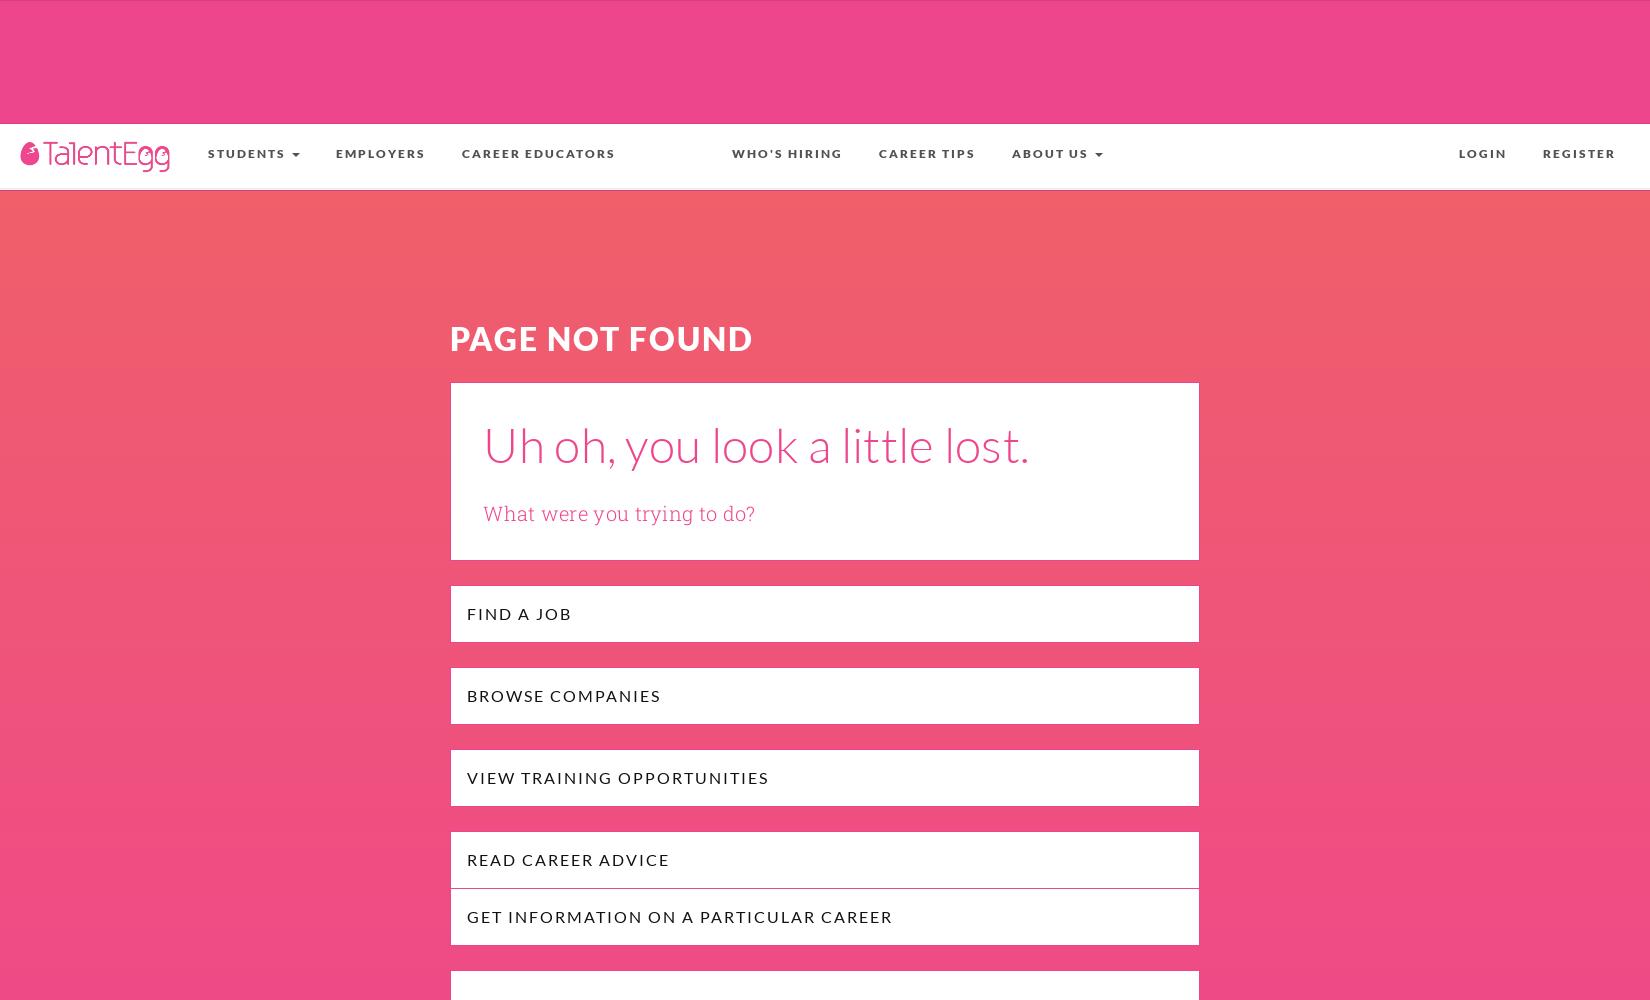  I want to click on 'Browse Companies', so click(562, 694).